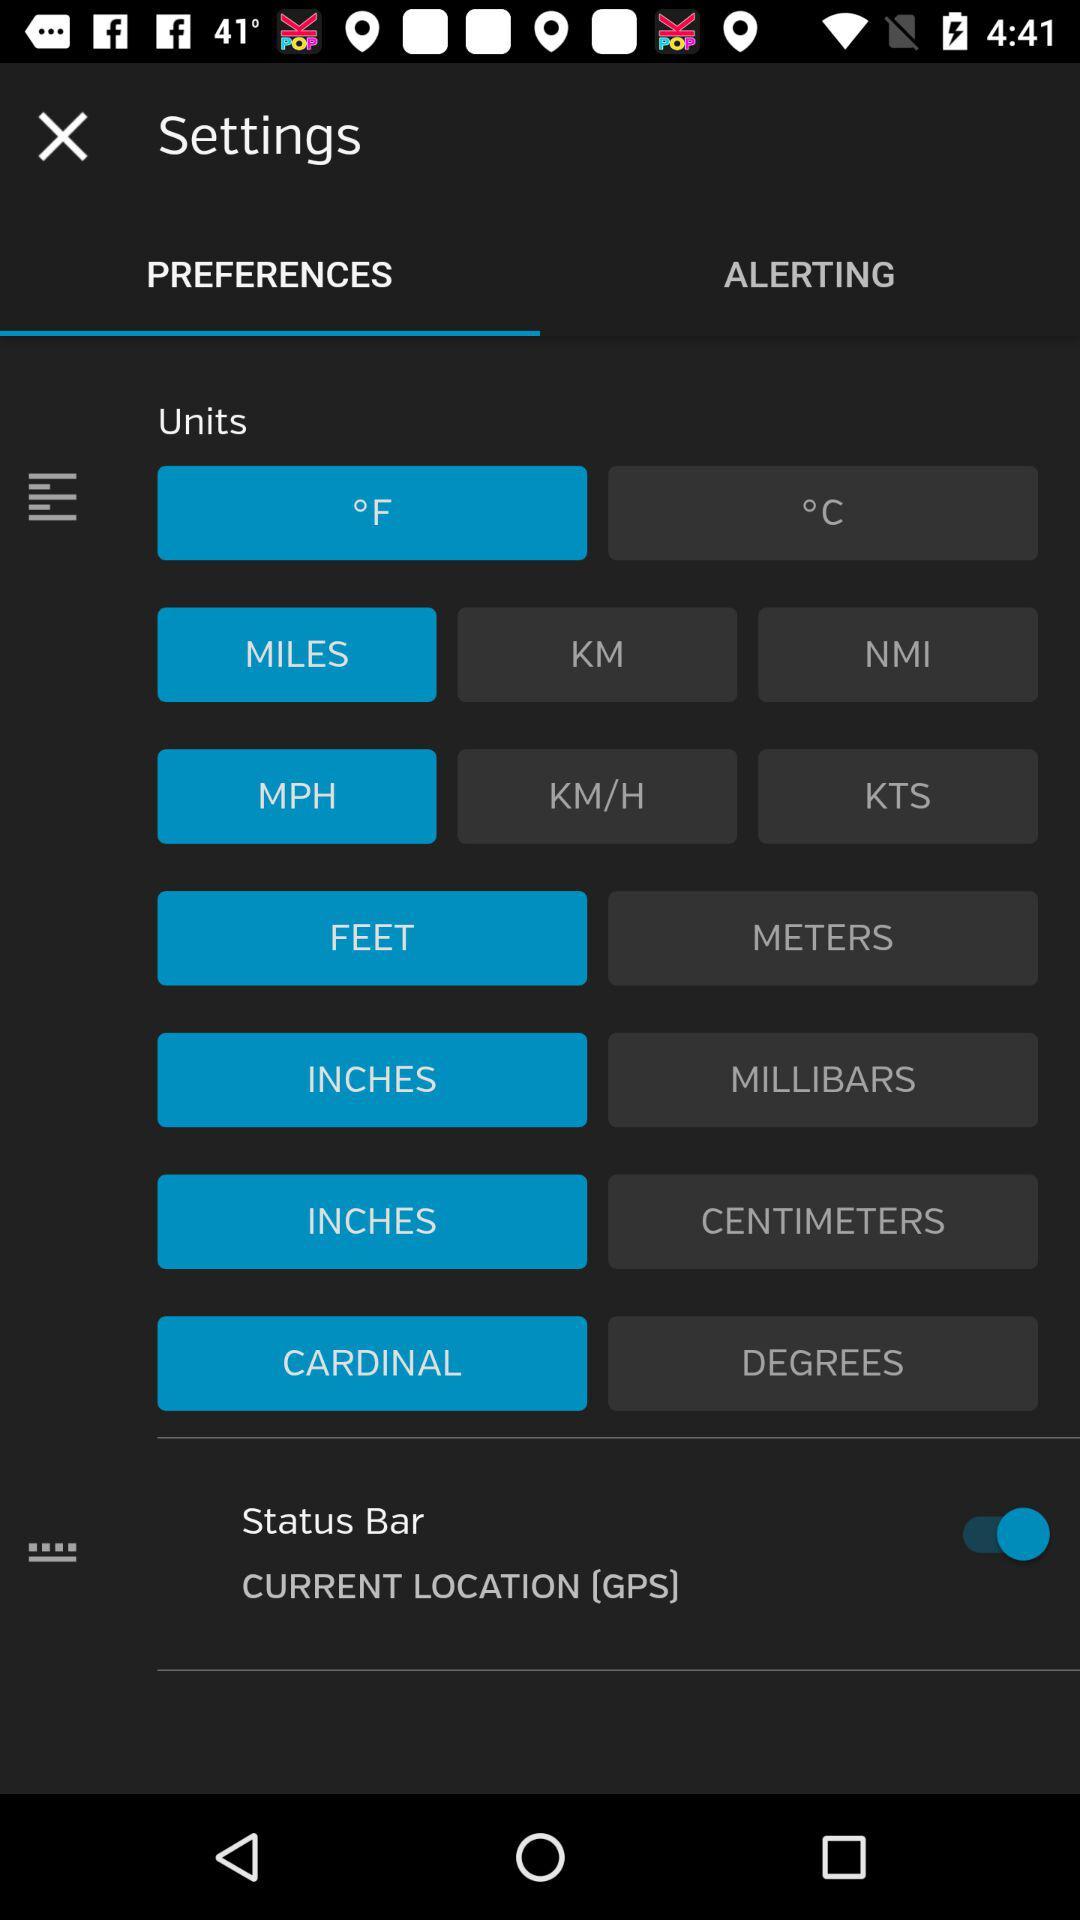 This screenshot has height=1920, width=1080. What do you see at coordinates (996, 1533) in the screenshot?
I see `current gps location` at bounding box center [996, 1533].